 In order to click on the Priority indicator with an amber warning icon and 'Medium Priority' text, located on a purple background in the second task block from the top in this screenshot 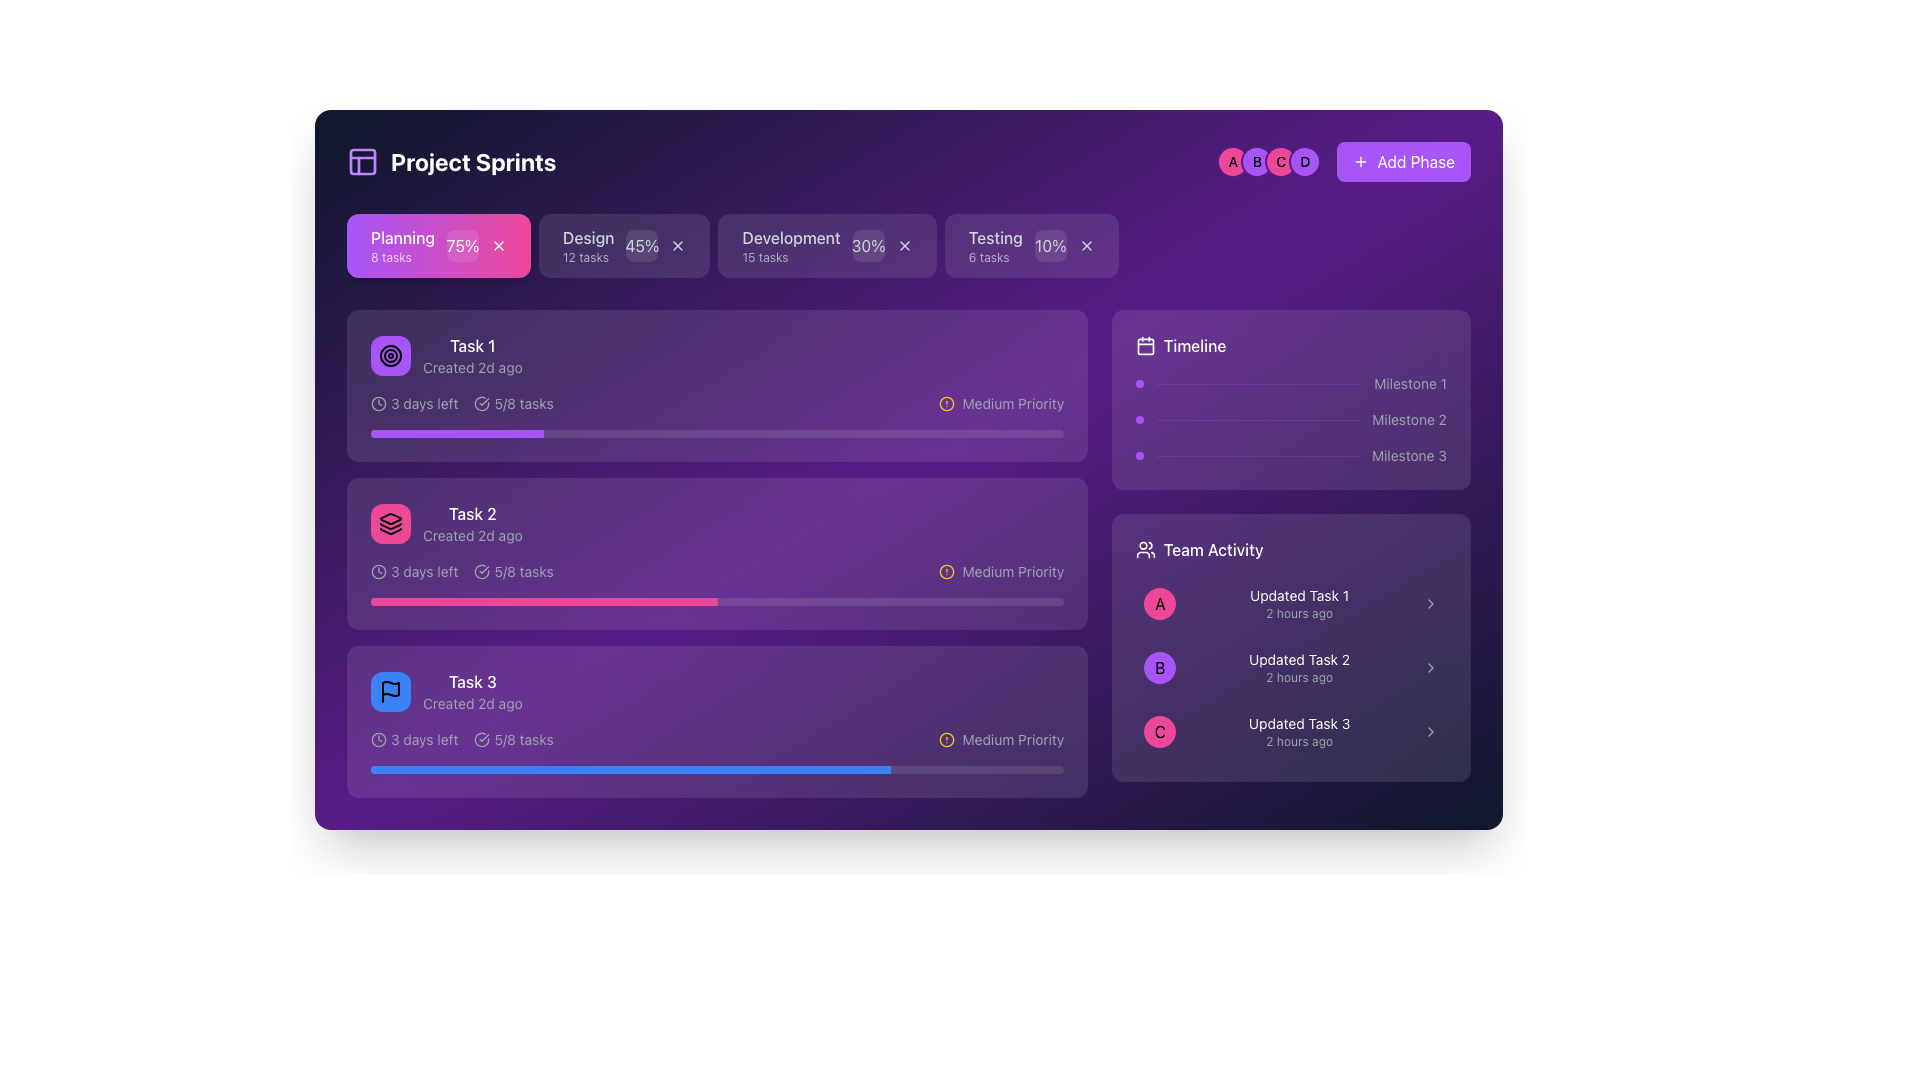, I will do `click(1001, 404)`.